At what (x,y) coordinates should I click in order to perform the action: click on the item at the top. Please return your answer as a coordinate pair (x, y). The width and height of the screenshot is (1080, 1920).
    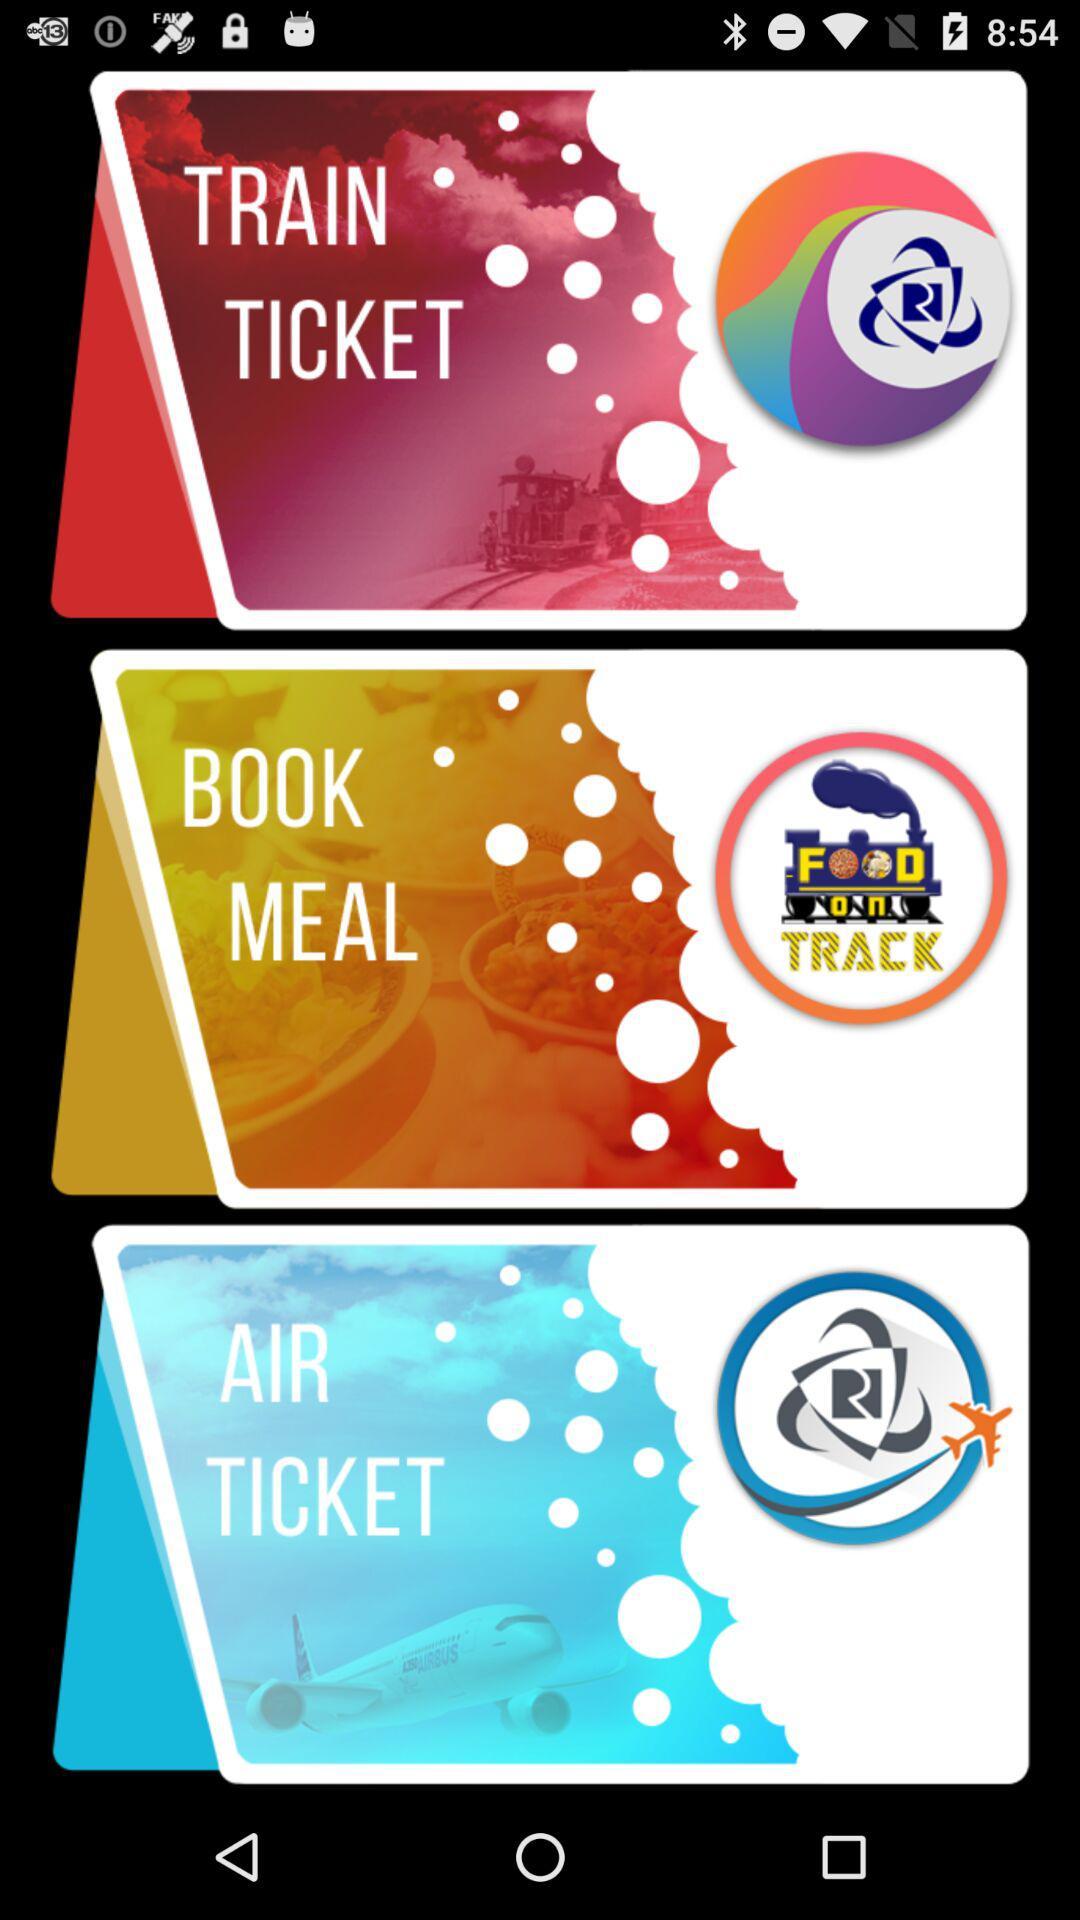
    Looking at the image, I should click on (540, 351).